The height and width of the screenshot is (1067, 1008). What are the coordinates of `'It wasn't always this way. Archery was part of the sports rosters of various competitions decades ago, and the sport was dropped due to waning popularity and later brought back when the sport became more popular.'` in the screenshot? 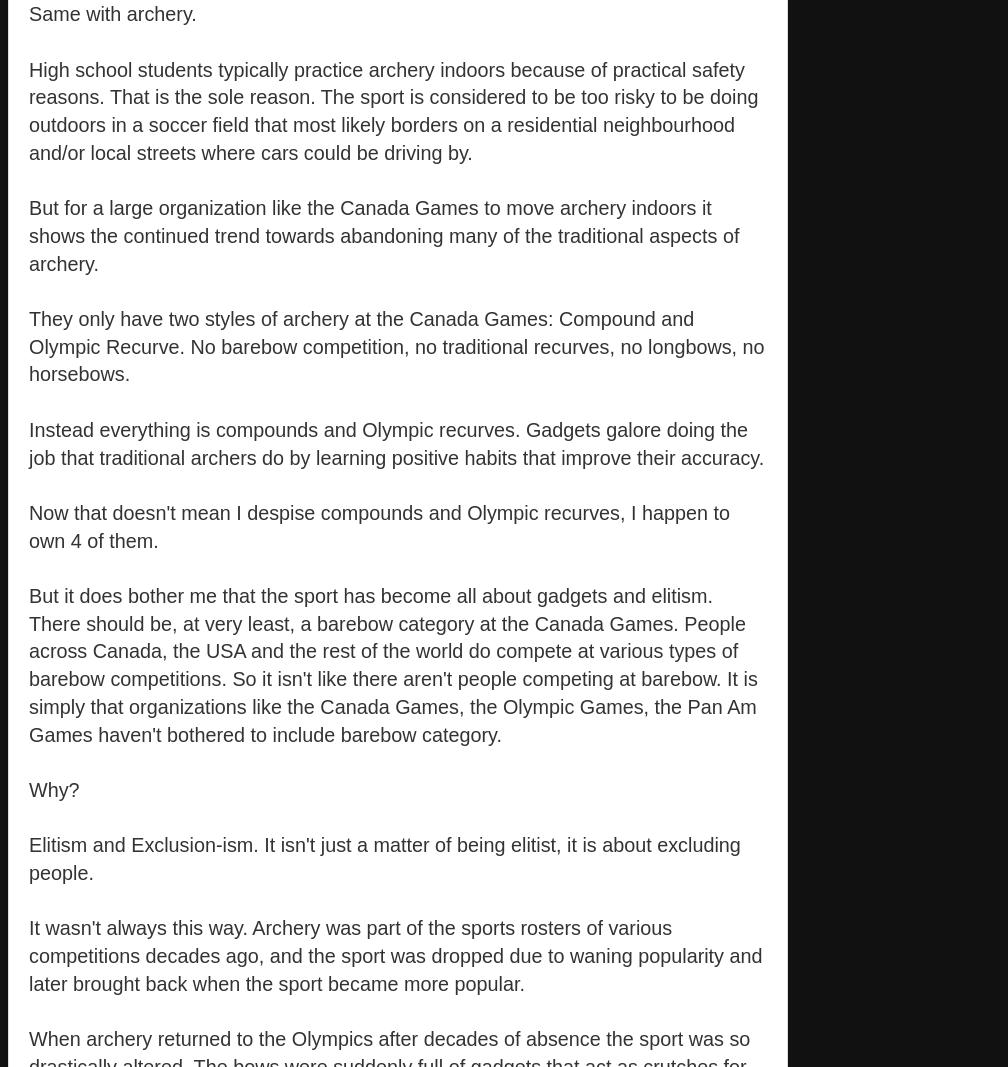 It's located at (395, 955).